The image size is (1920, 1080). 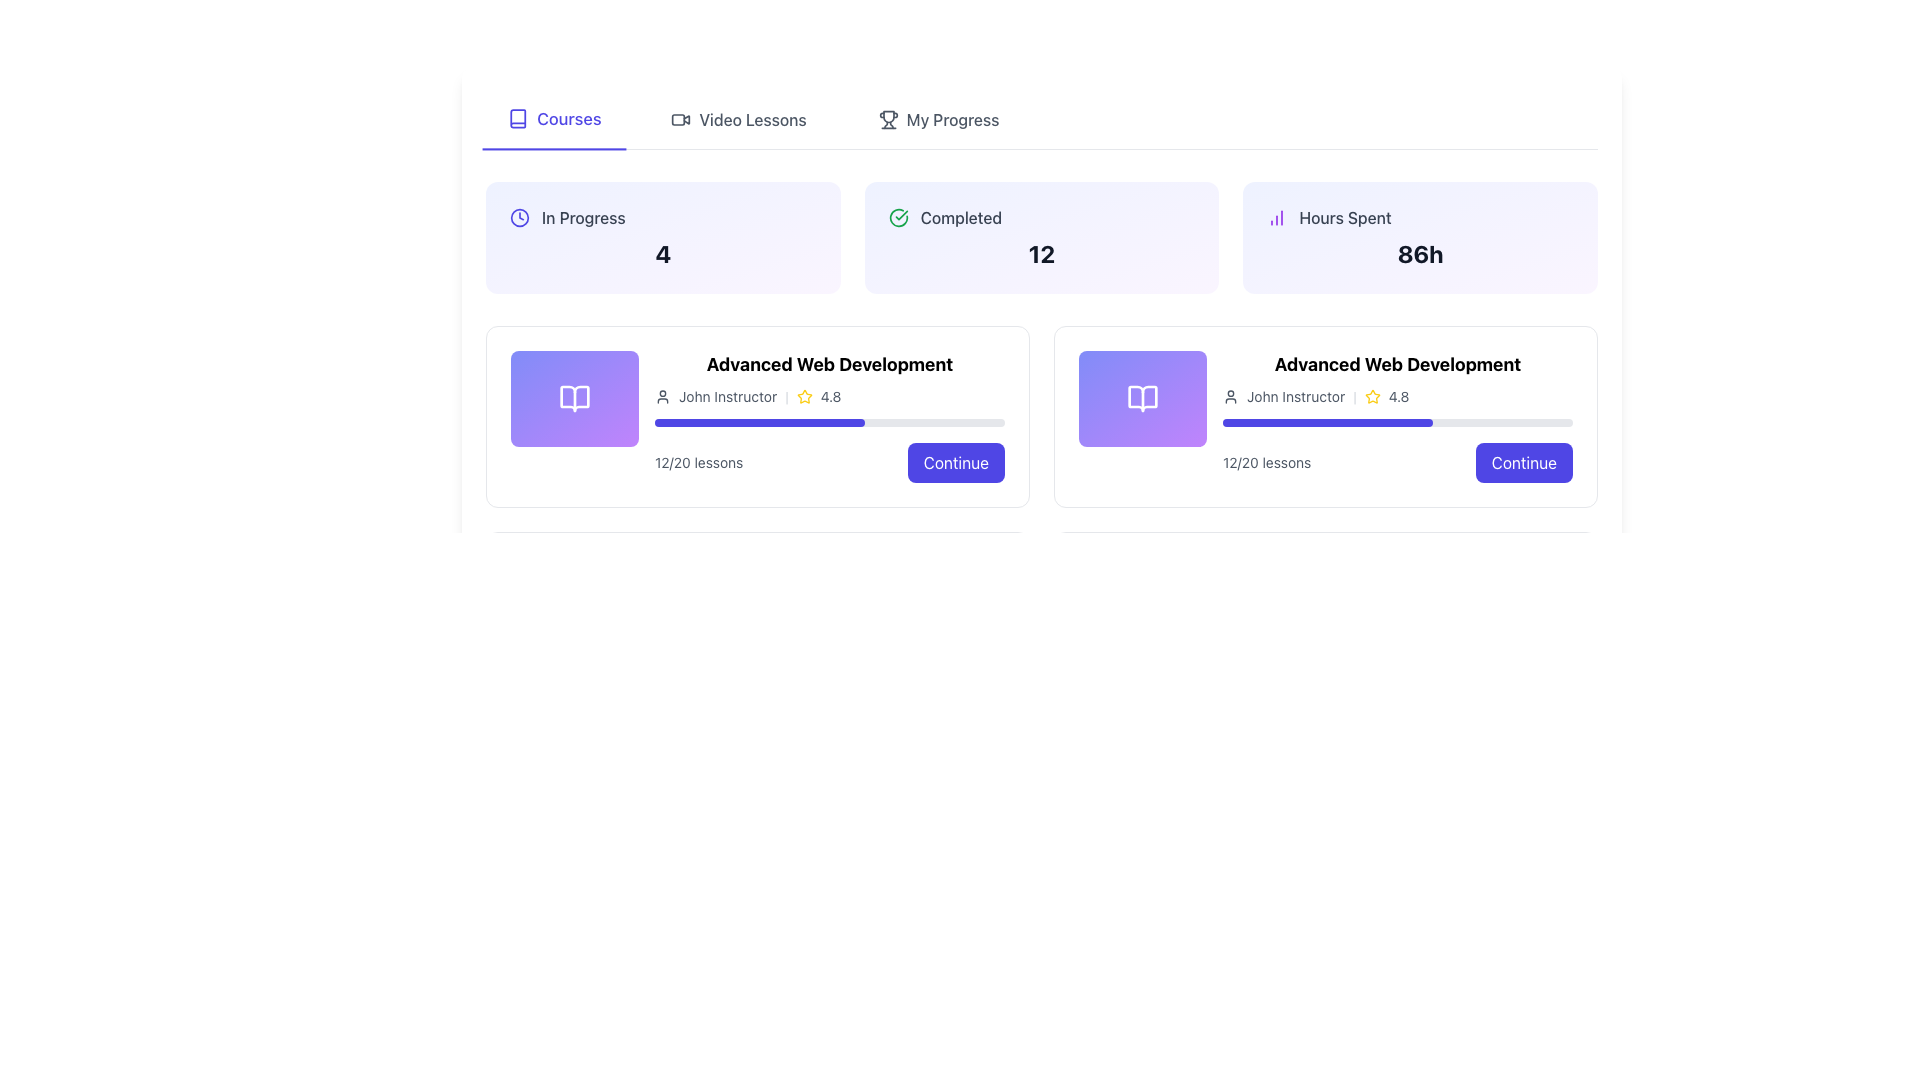 What do you see at coordinates (1419, 237) in the screenshot?
I see `the Information card that displays the total hours spent, which is the third card in a horizontal group of three cards positioned to the far right` at bounding box center [1419, 237].